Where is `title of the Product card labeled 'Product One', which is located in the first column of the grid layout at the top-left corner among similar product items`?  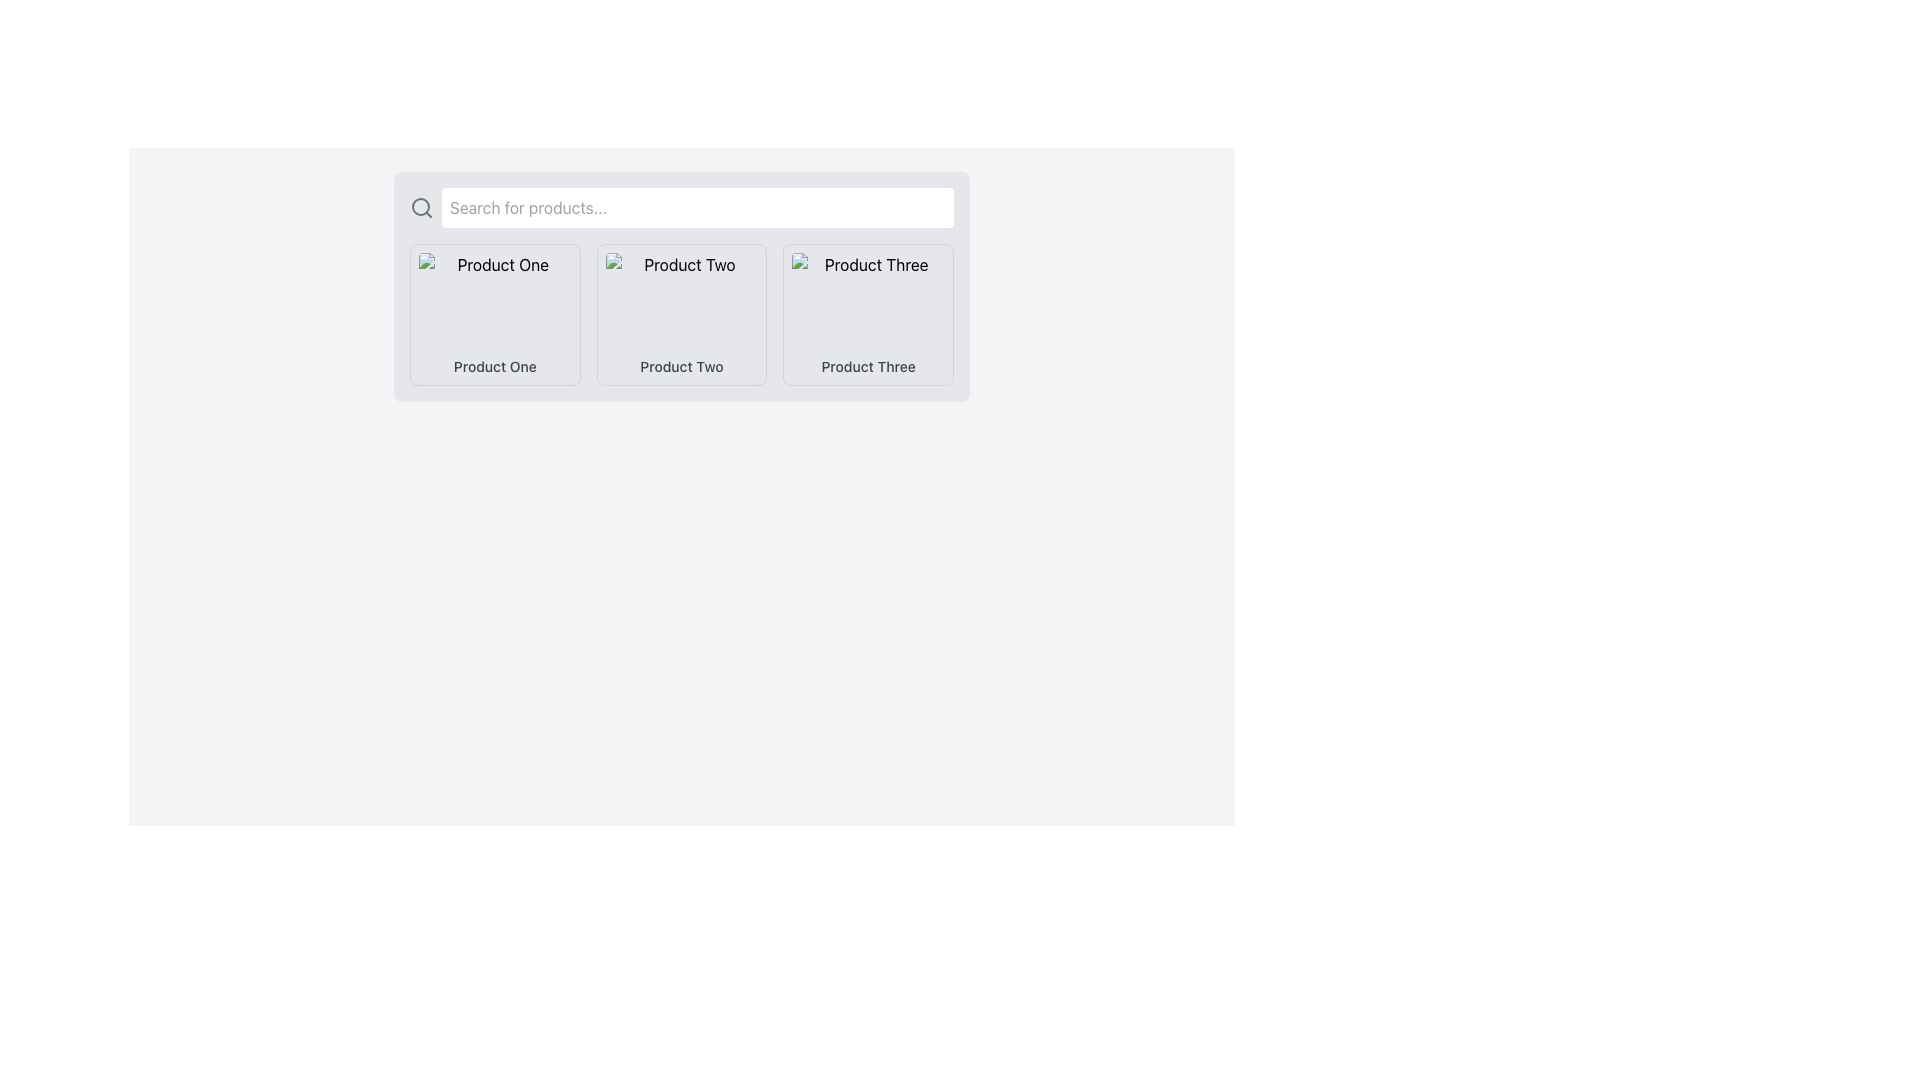 title of the Product card labeled 'Product One', which is located in the first column of the grid layout at the top-left corner among similar product items is located at coordinates (495, 315).